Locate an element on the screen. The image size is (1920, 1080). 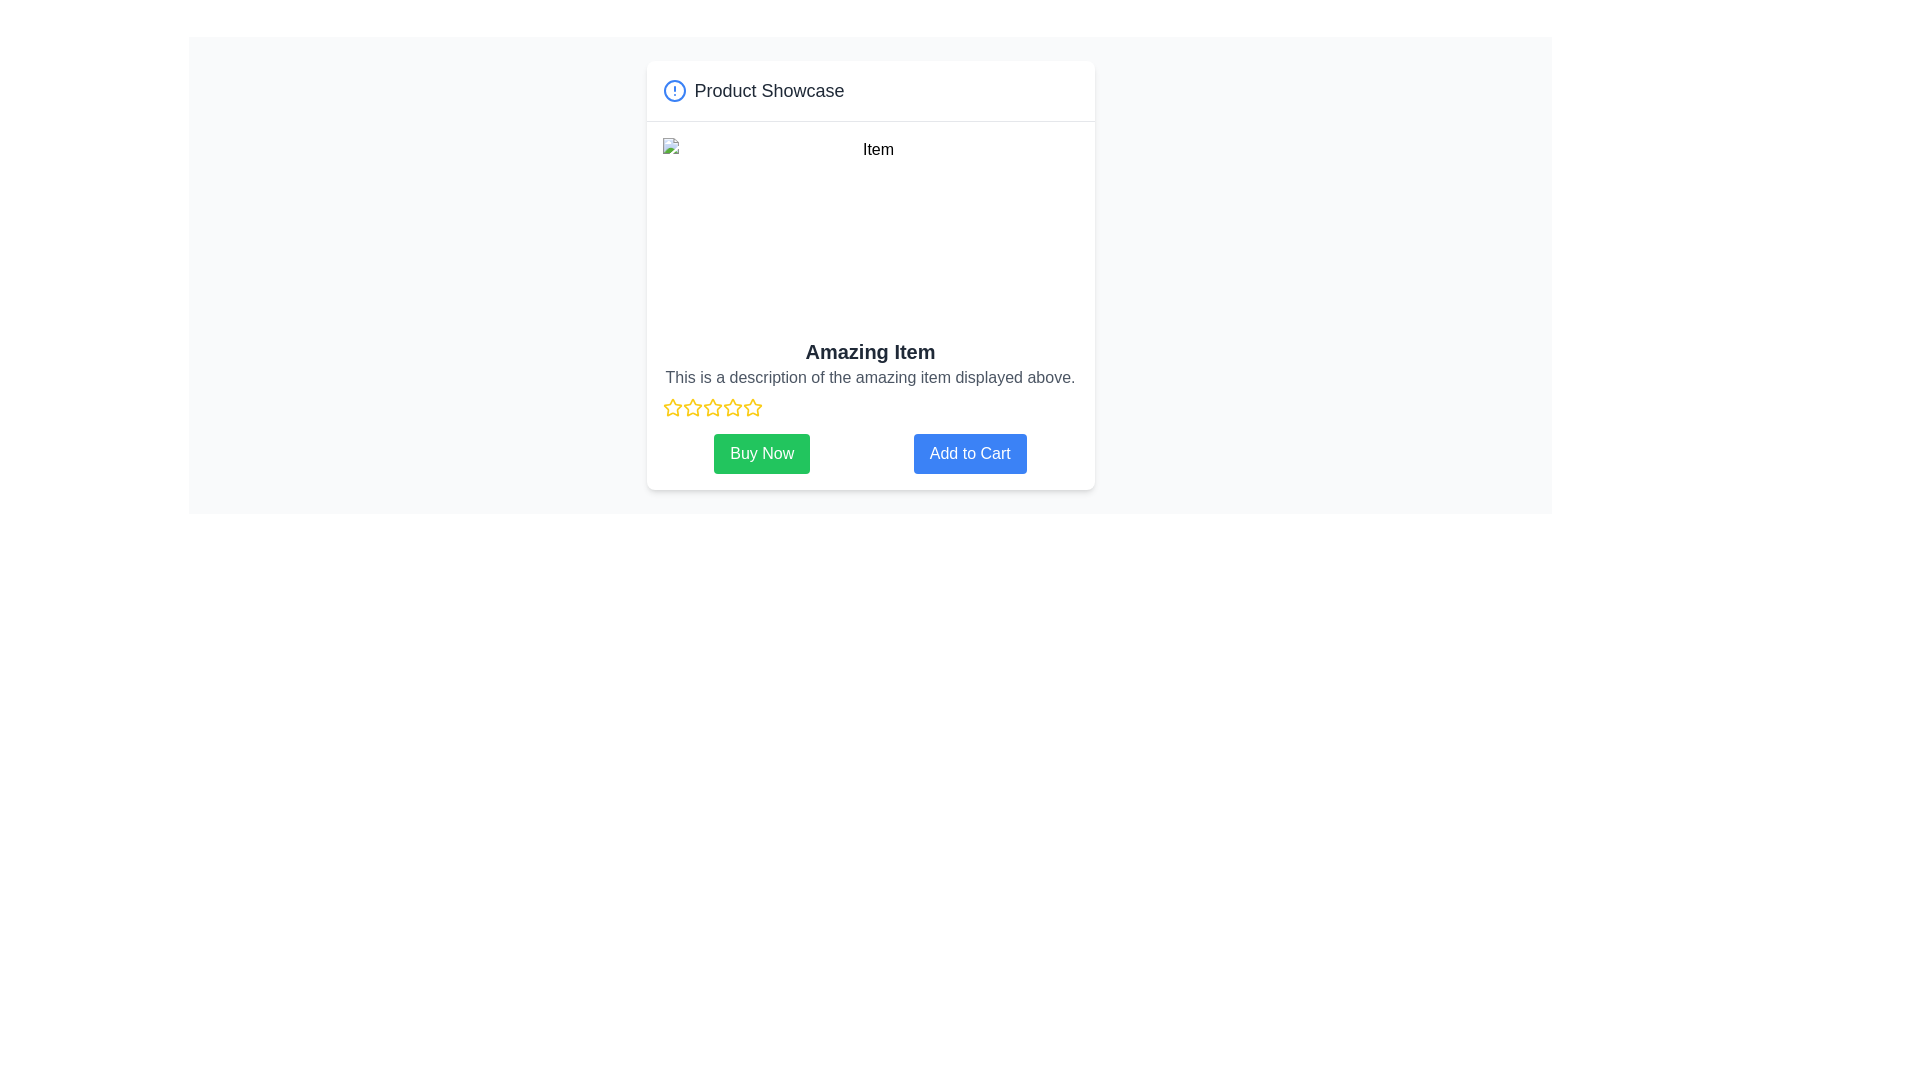
the fourth star icon in the rating unit located below the 'Amazing Item' description to allow users to provide feedback is located at coordinates (712, 407).